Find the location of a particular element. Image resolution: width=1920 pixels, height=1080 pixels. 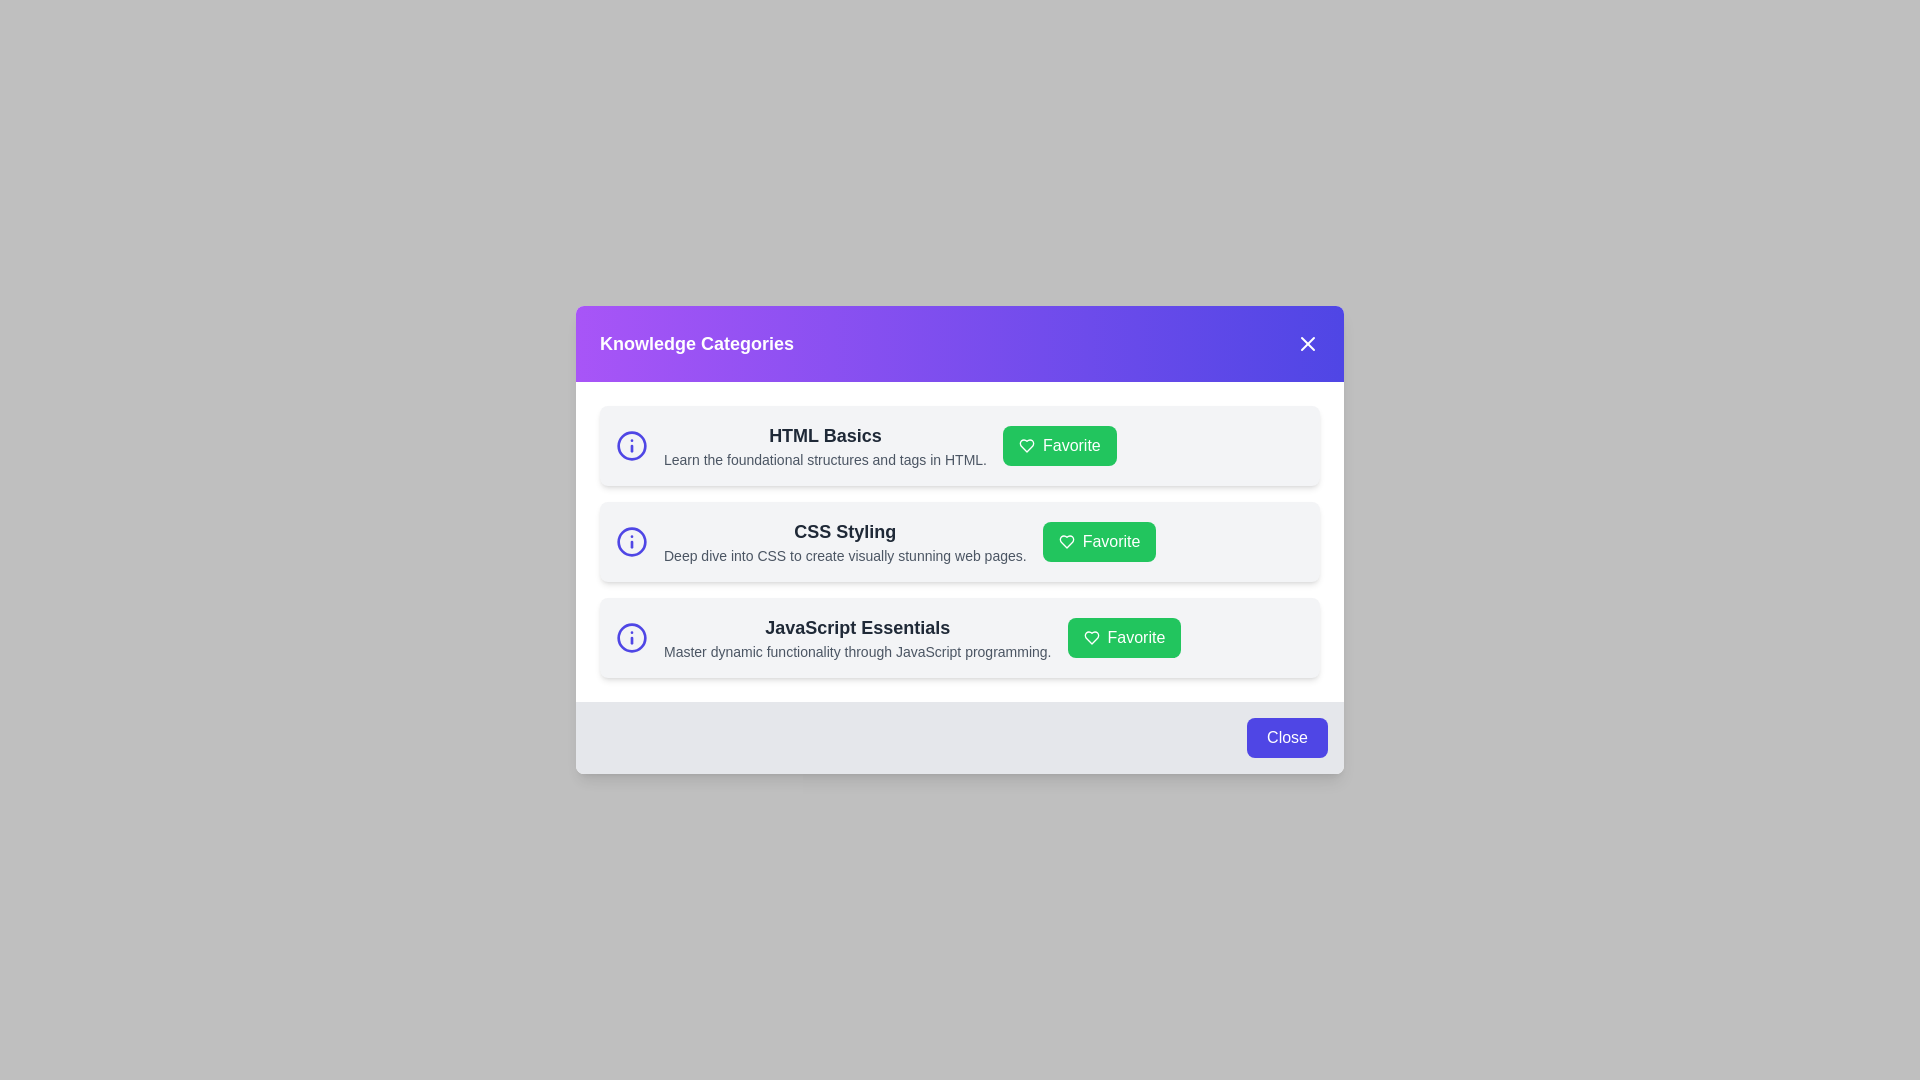

the Close button icon located in the upper right corner of the dialog box with a purple header is located at coordinates (1308, 342).